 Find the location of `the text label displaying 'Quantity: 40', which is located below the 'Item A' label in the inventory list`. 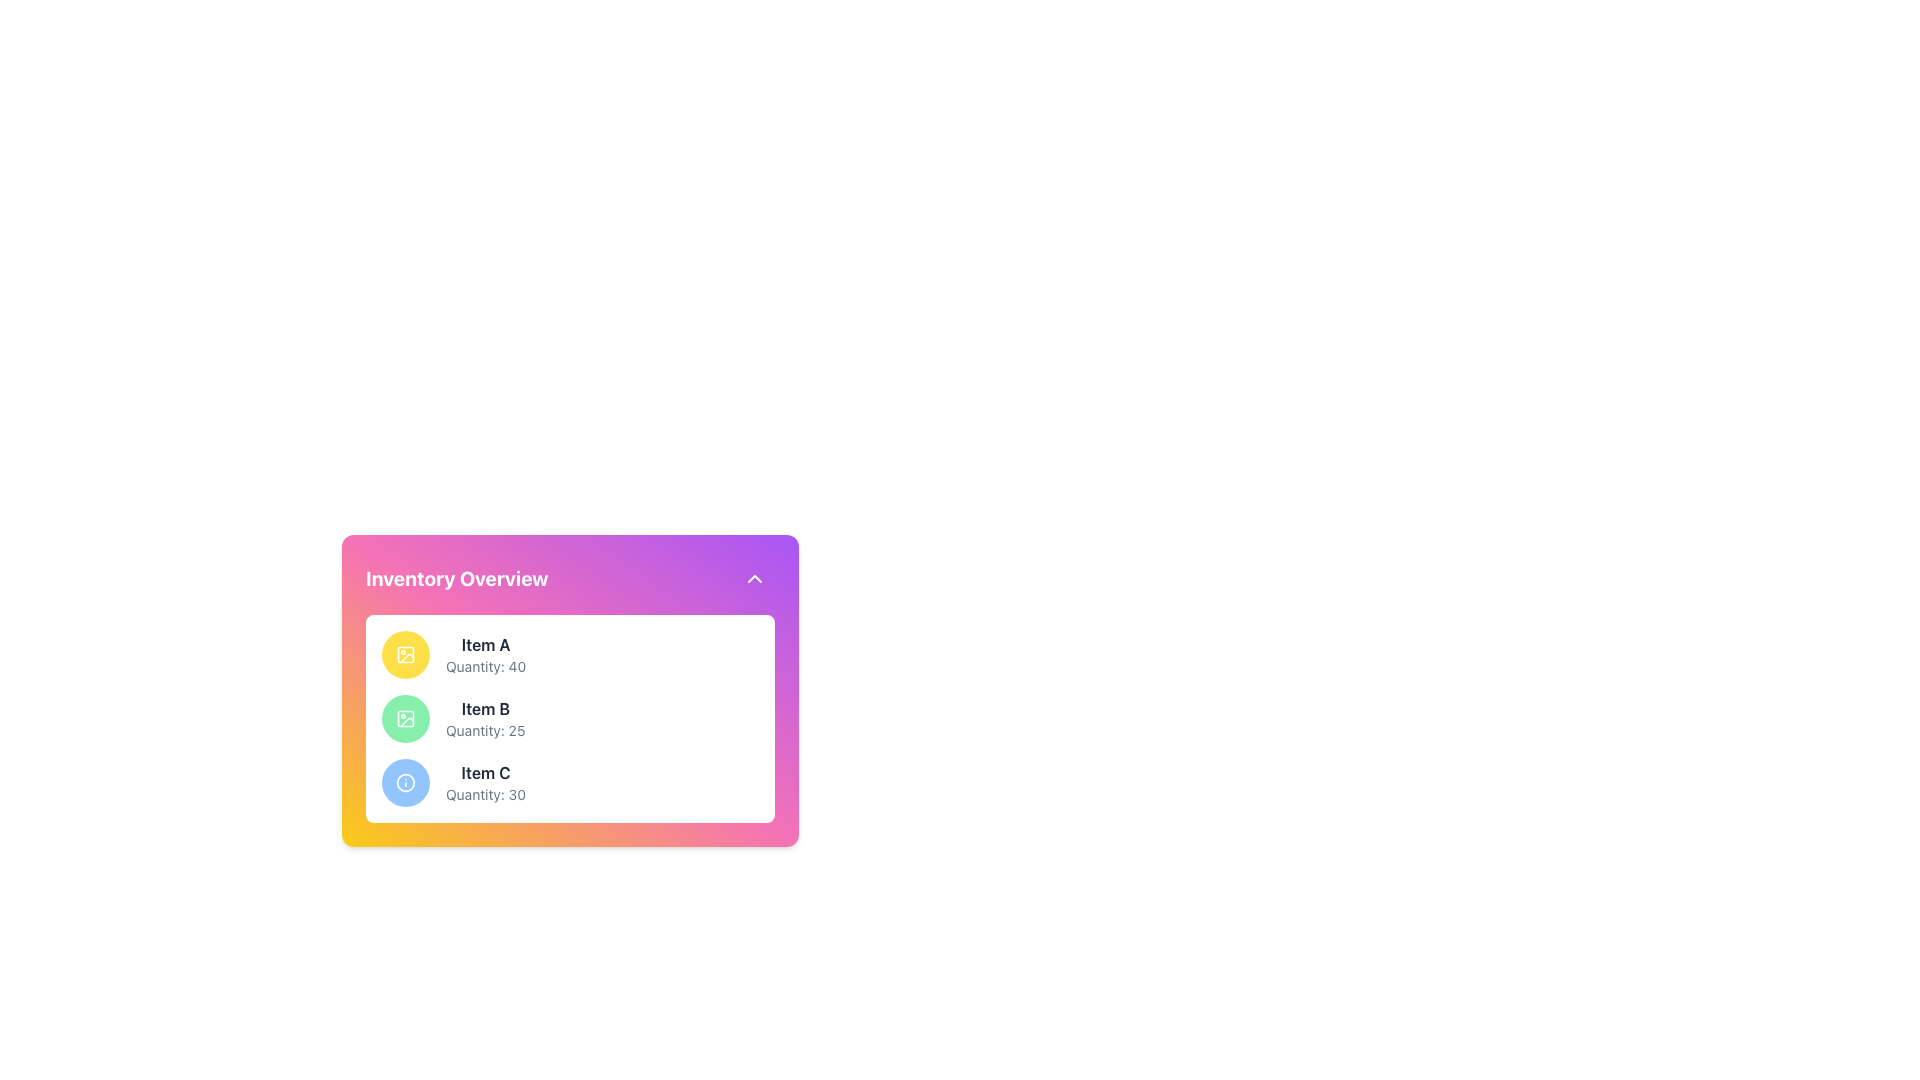

the text label displaying 'Quantity: 40', which is located below the 'Item A' label in the inventory list is located at coordinates (486, 667).